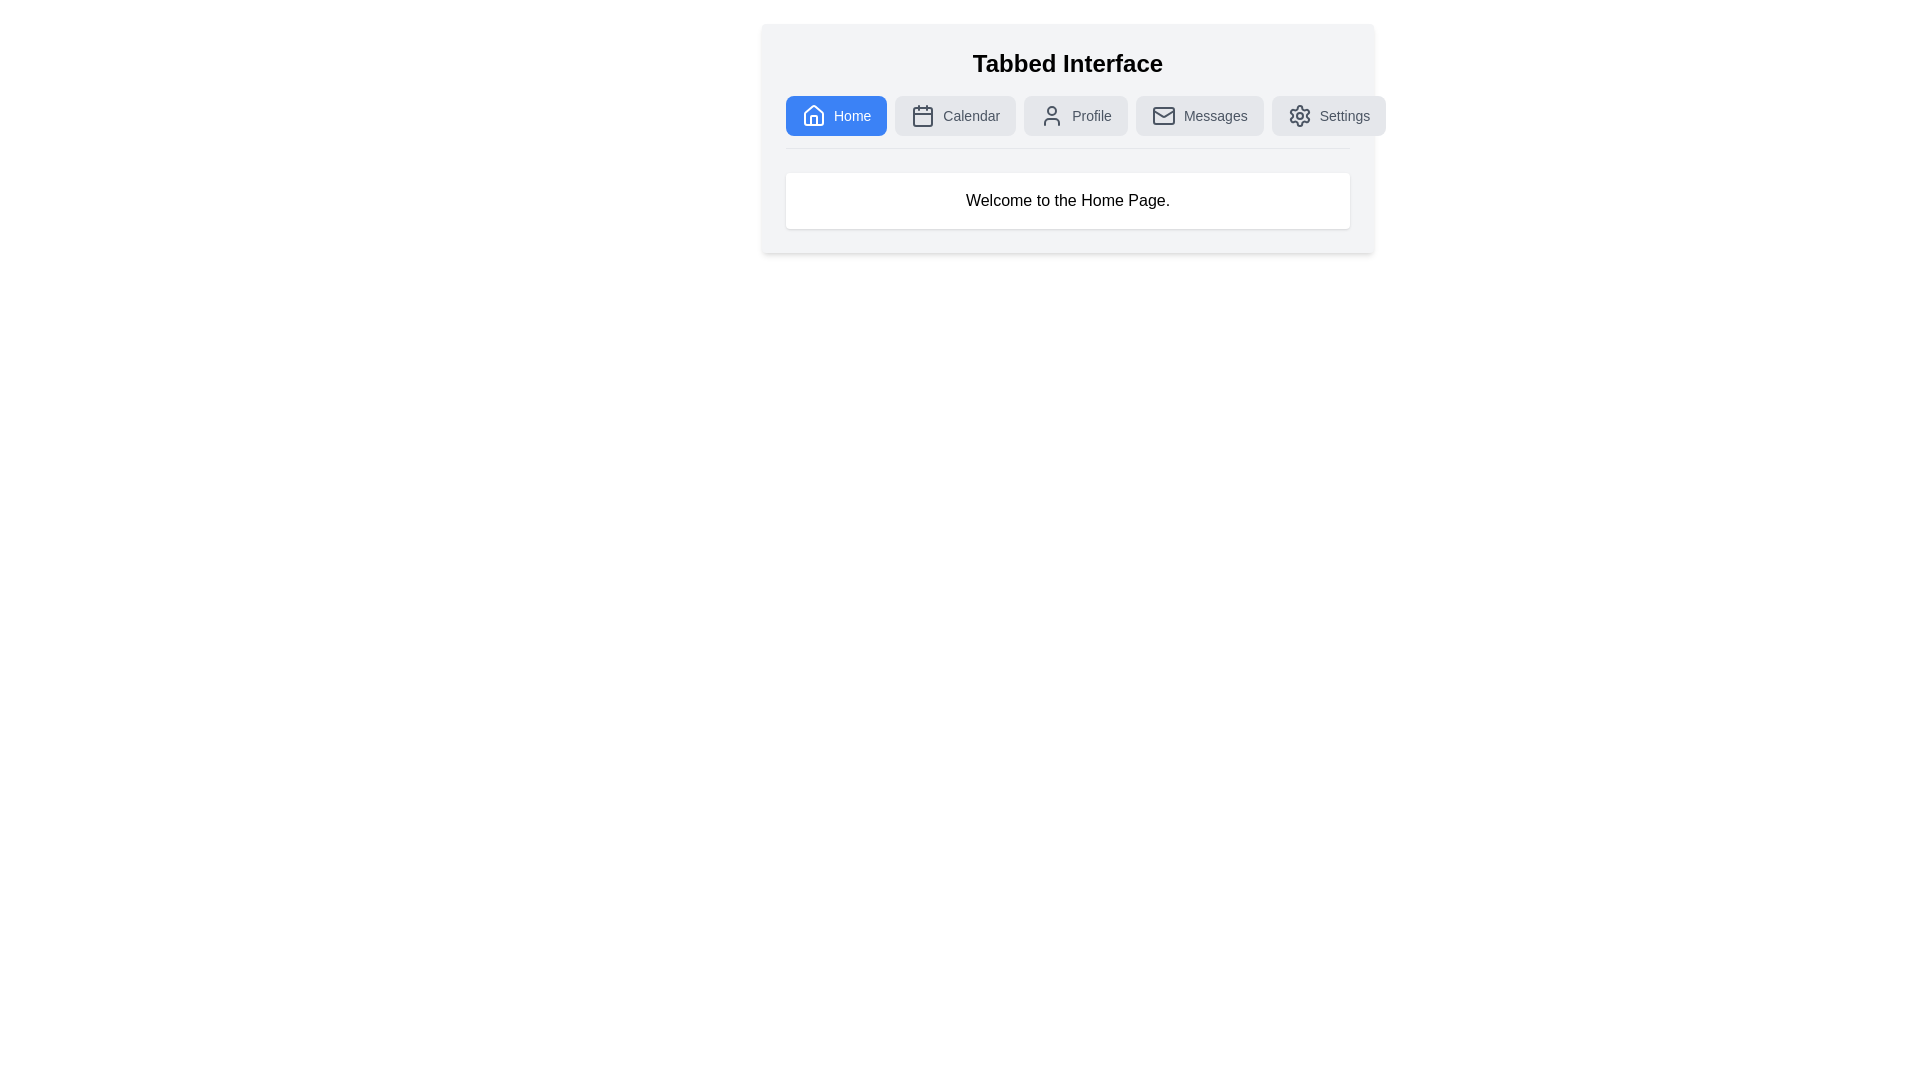 Image resolution: width=1920 pixels, height=1080 pixels. What do you see at coordinates (922, 115) in the screenshot?
I see `the calendar icon located in the top navigation bar, which has a gray outline and is positioned immediately following the 'Home' icon` at bounding box center [922, 115].